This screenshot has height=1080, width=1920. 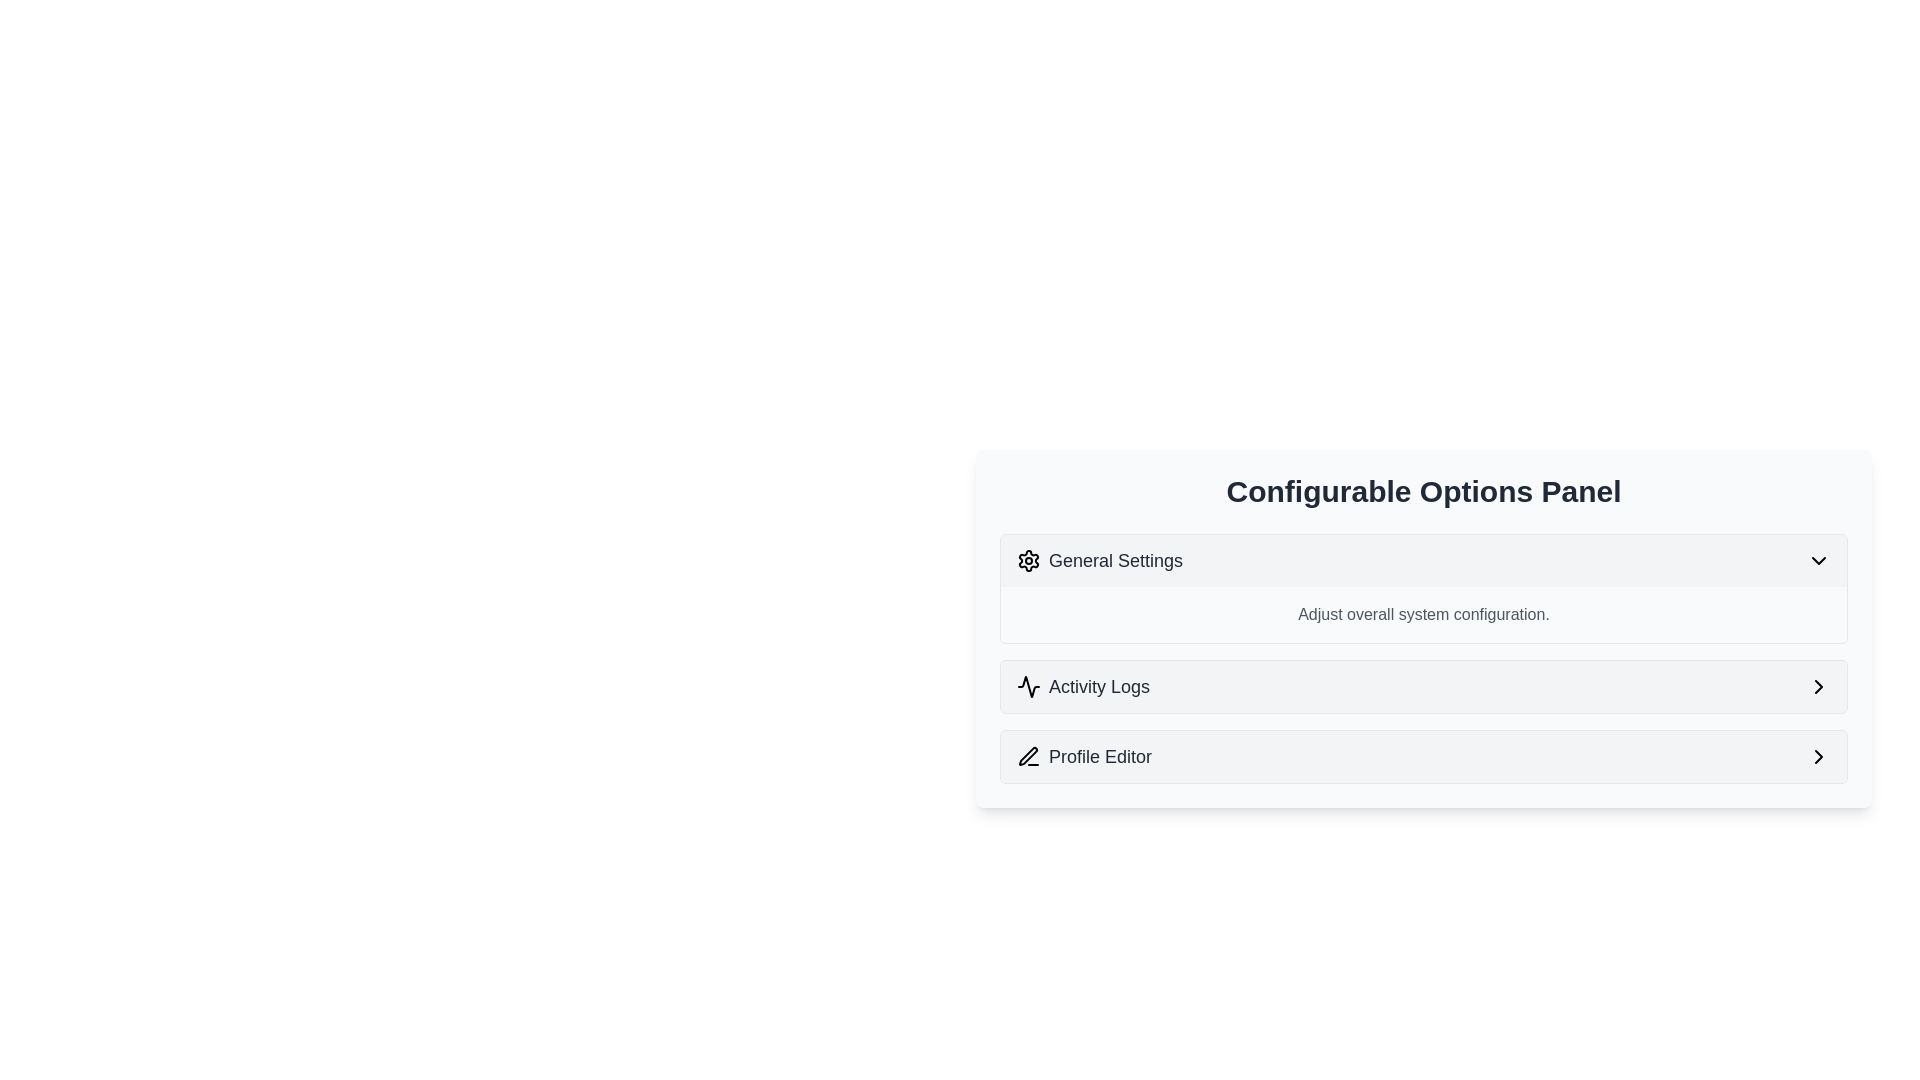 What do you see at coordinates (1819, 685) in the screenshot?
I see `the right-facing chevron navigation icon located at the far-right side of the 'Activity Logs' section in the 'Configurable Options Panel'` at bounding box center [1819, 685].